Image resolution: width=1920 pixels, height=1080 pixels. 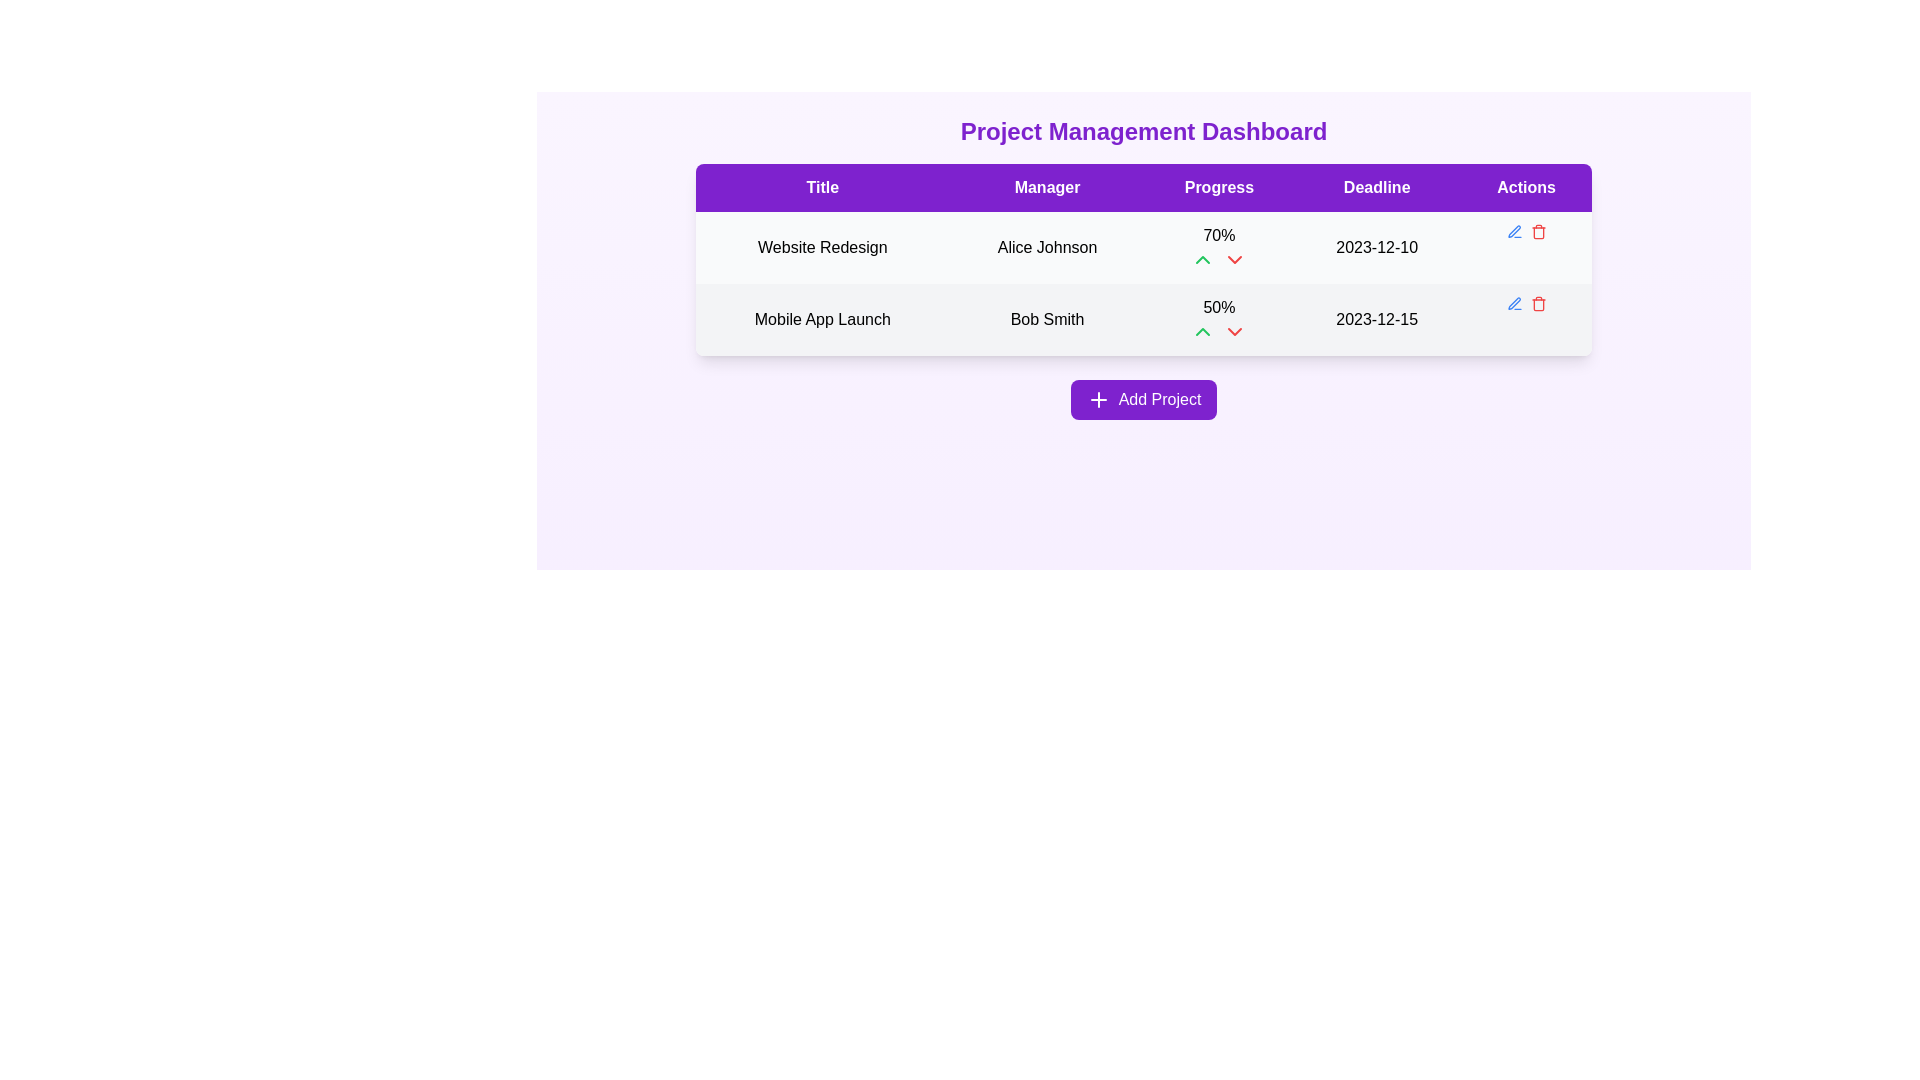 I want to click on the green upward-pointing chevron icon located under the 'Progress' column, adjacent to the percentage value '70%', so click(x=1202, y=258).